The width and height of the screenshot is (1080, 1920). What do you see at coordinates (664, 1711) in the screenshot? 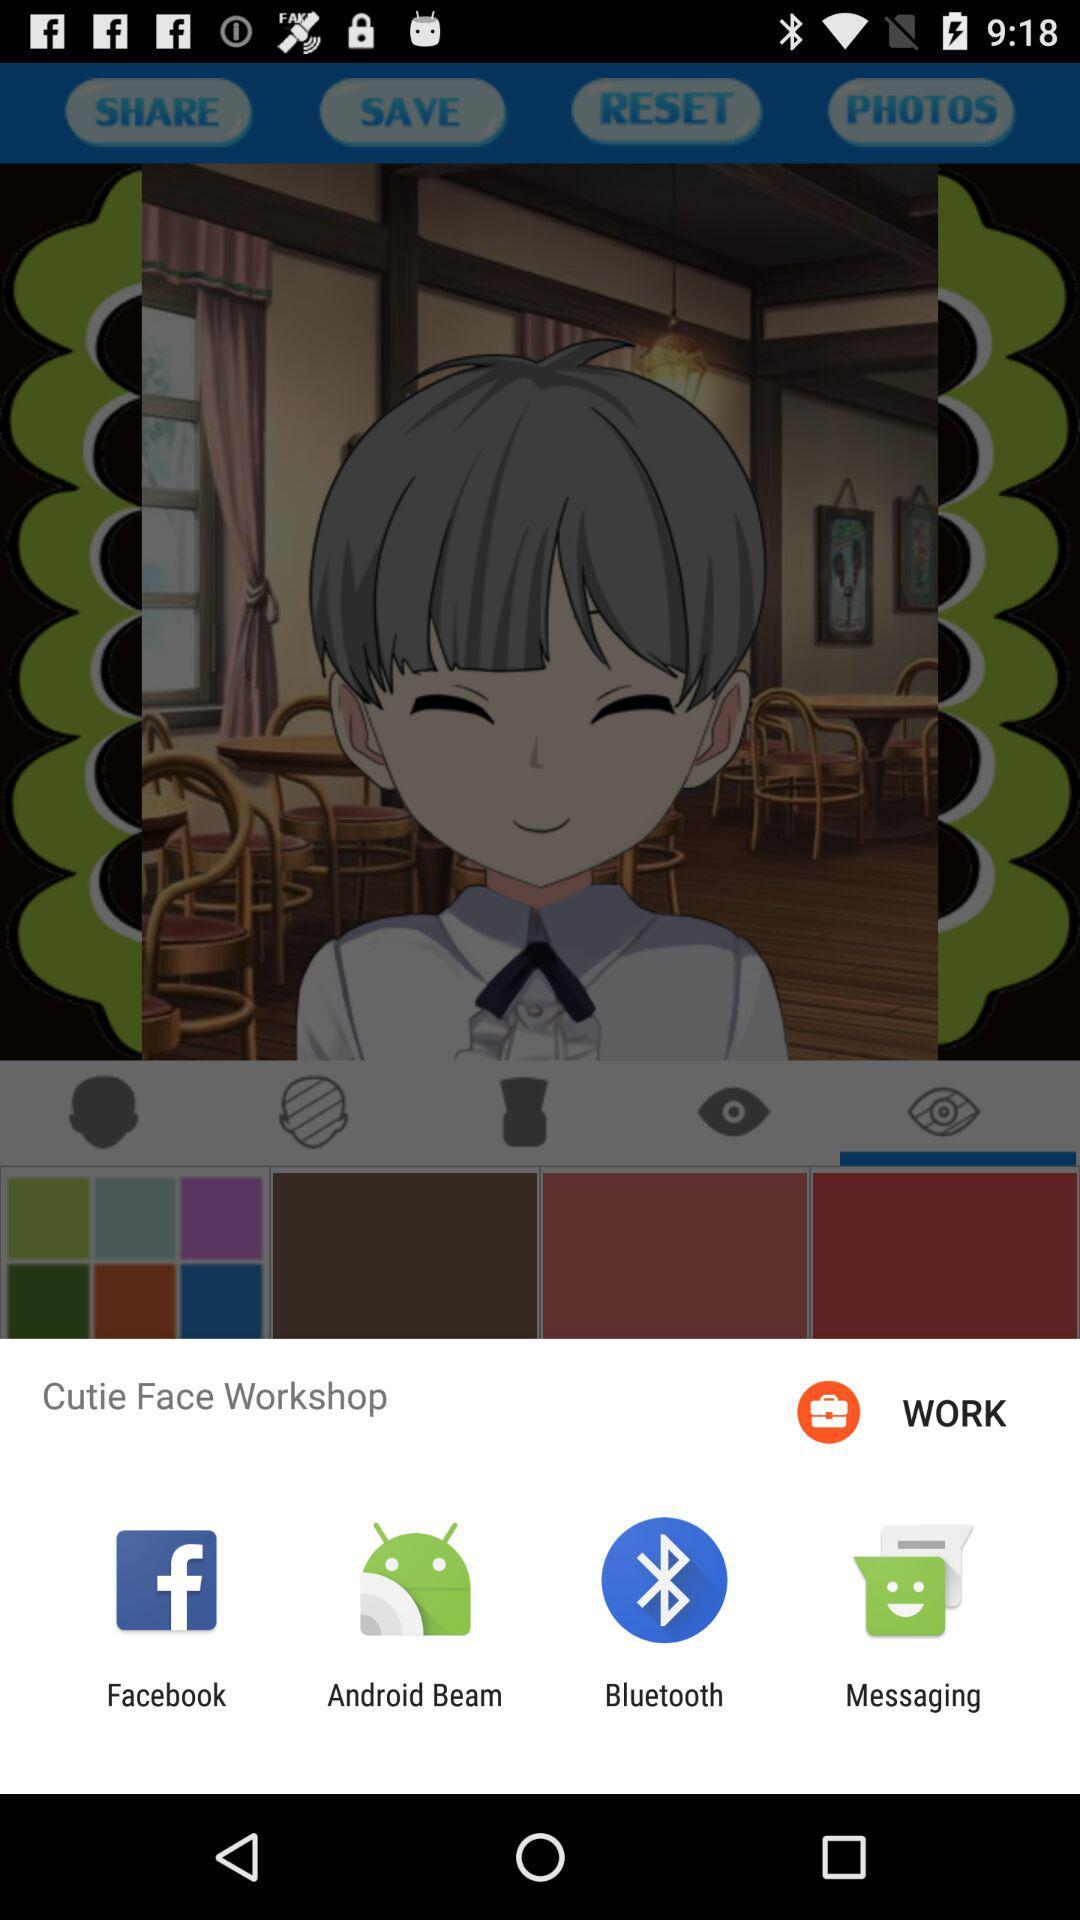
I see `icon to the left of messaging item` at bounding box center [664, 1711].